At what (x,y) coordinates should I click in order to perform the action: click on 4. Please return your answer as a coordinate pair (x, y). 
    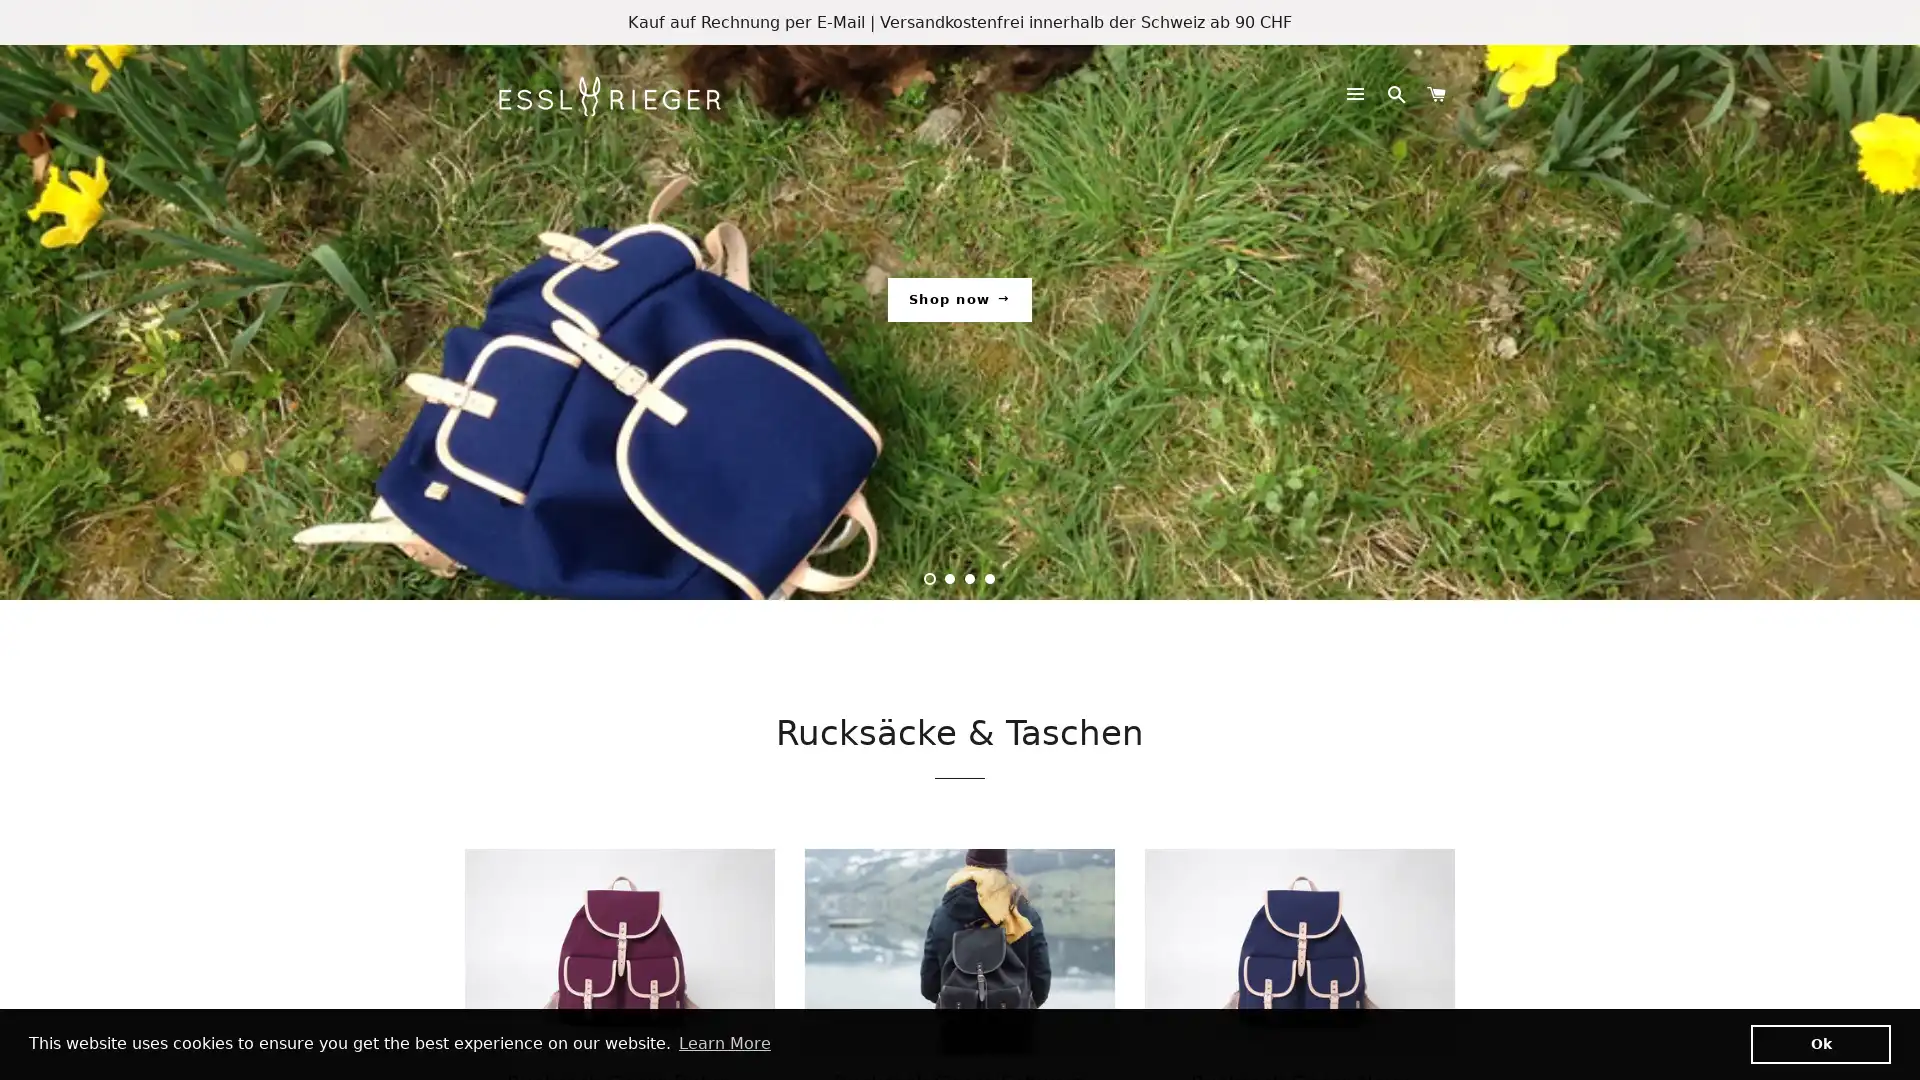
    Looking at the image, I should click on (989, 1056).